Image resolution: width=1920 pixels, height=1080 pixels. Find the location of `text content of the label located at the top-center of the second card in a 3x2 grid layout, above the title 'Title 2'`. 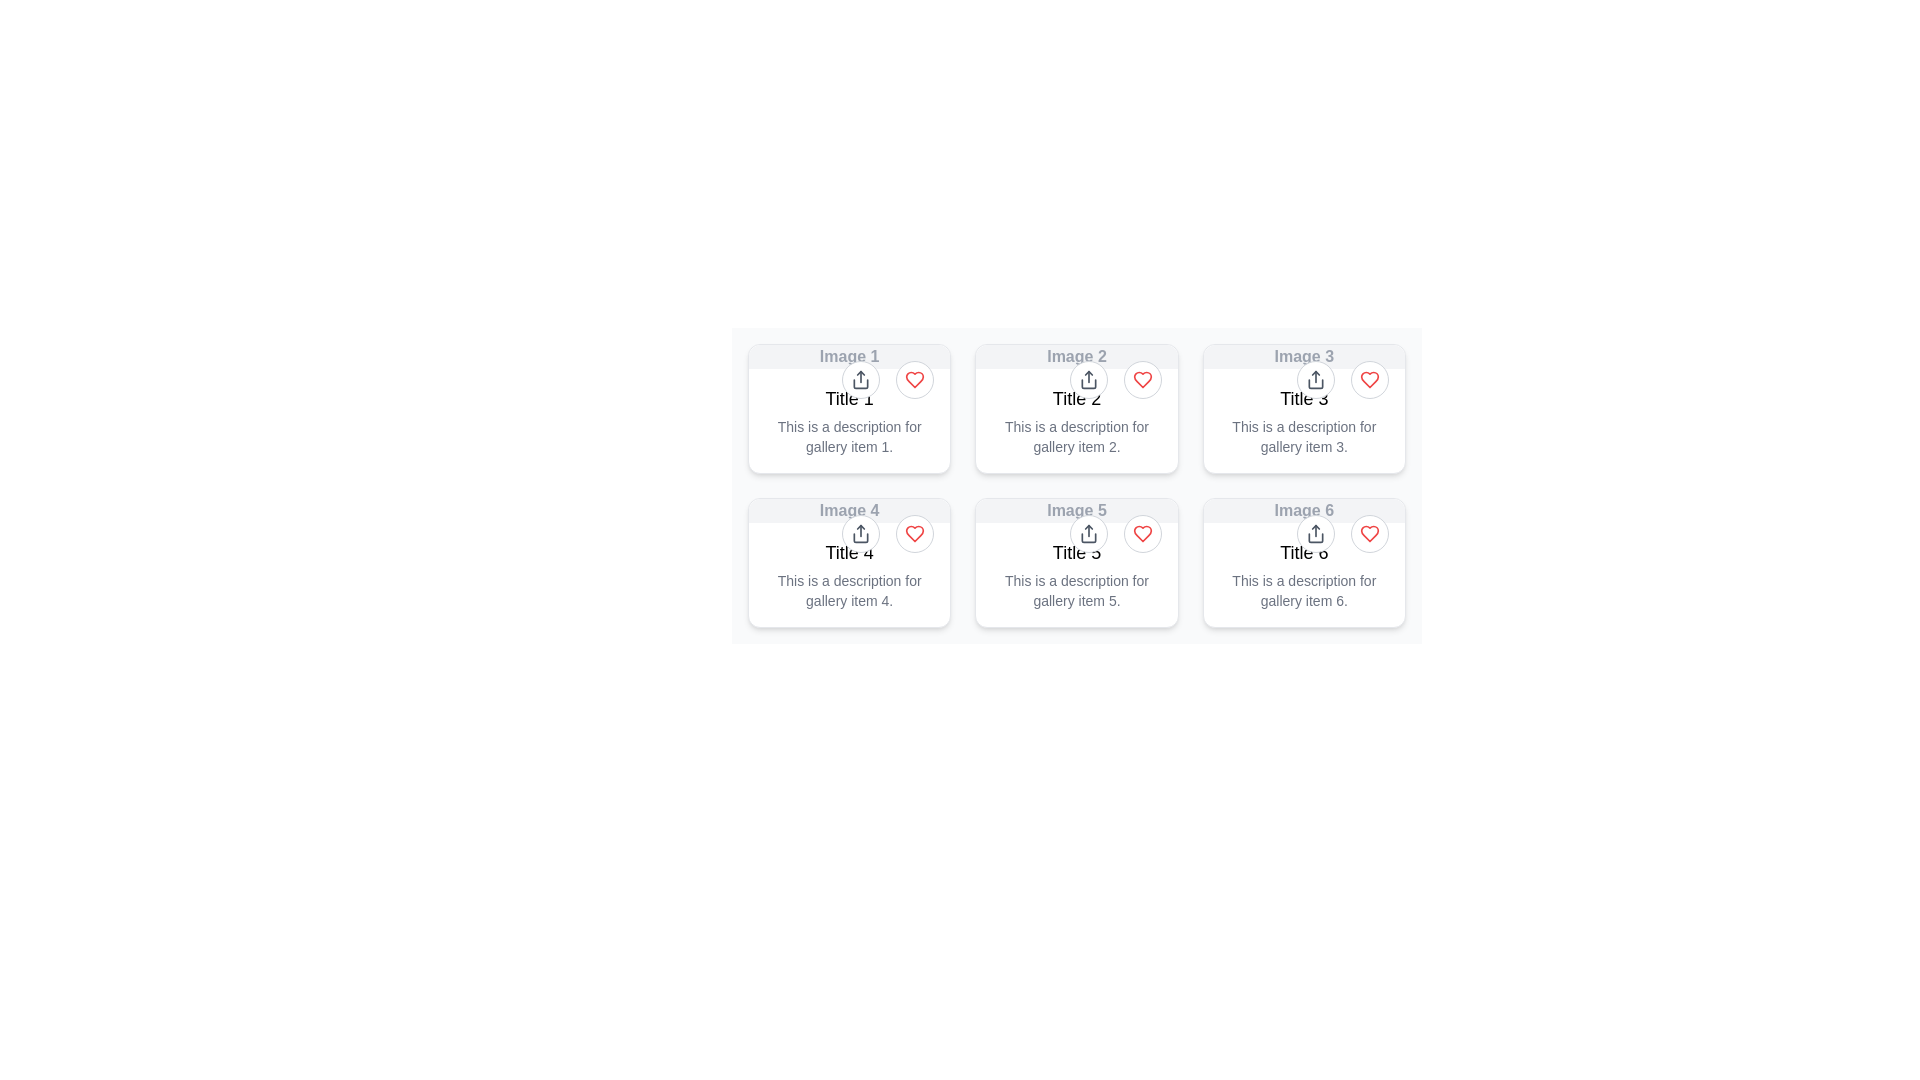

text content of the label located at the top-center of the second card in a 3x2 grid layout, above the title 'Title 2' is located at coordinates (1075, 356).